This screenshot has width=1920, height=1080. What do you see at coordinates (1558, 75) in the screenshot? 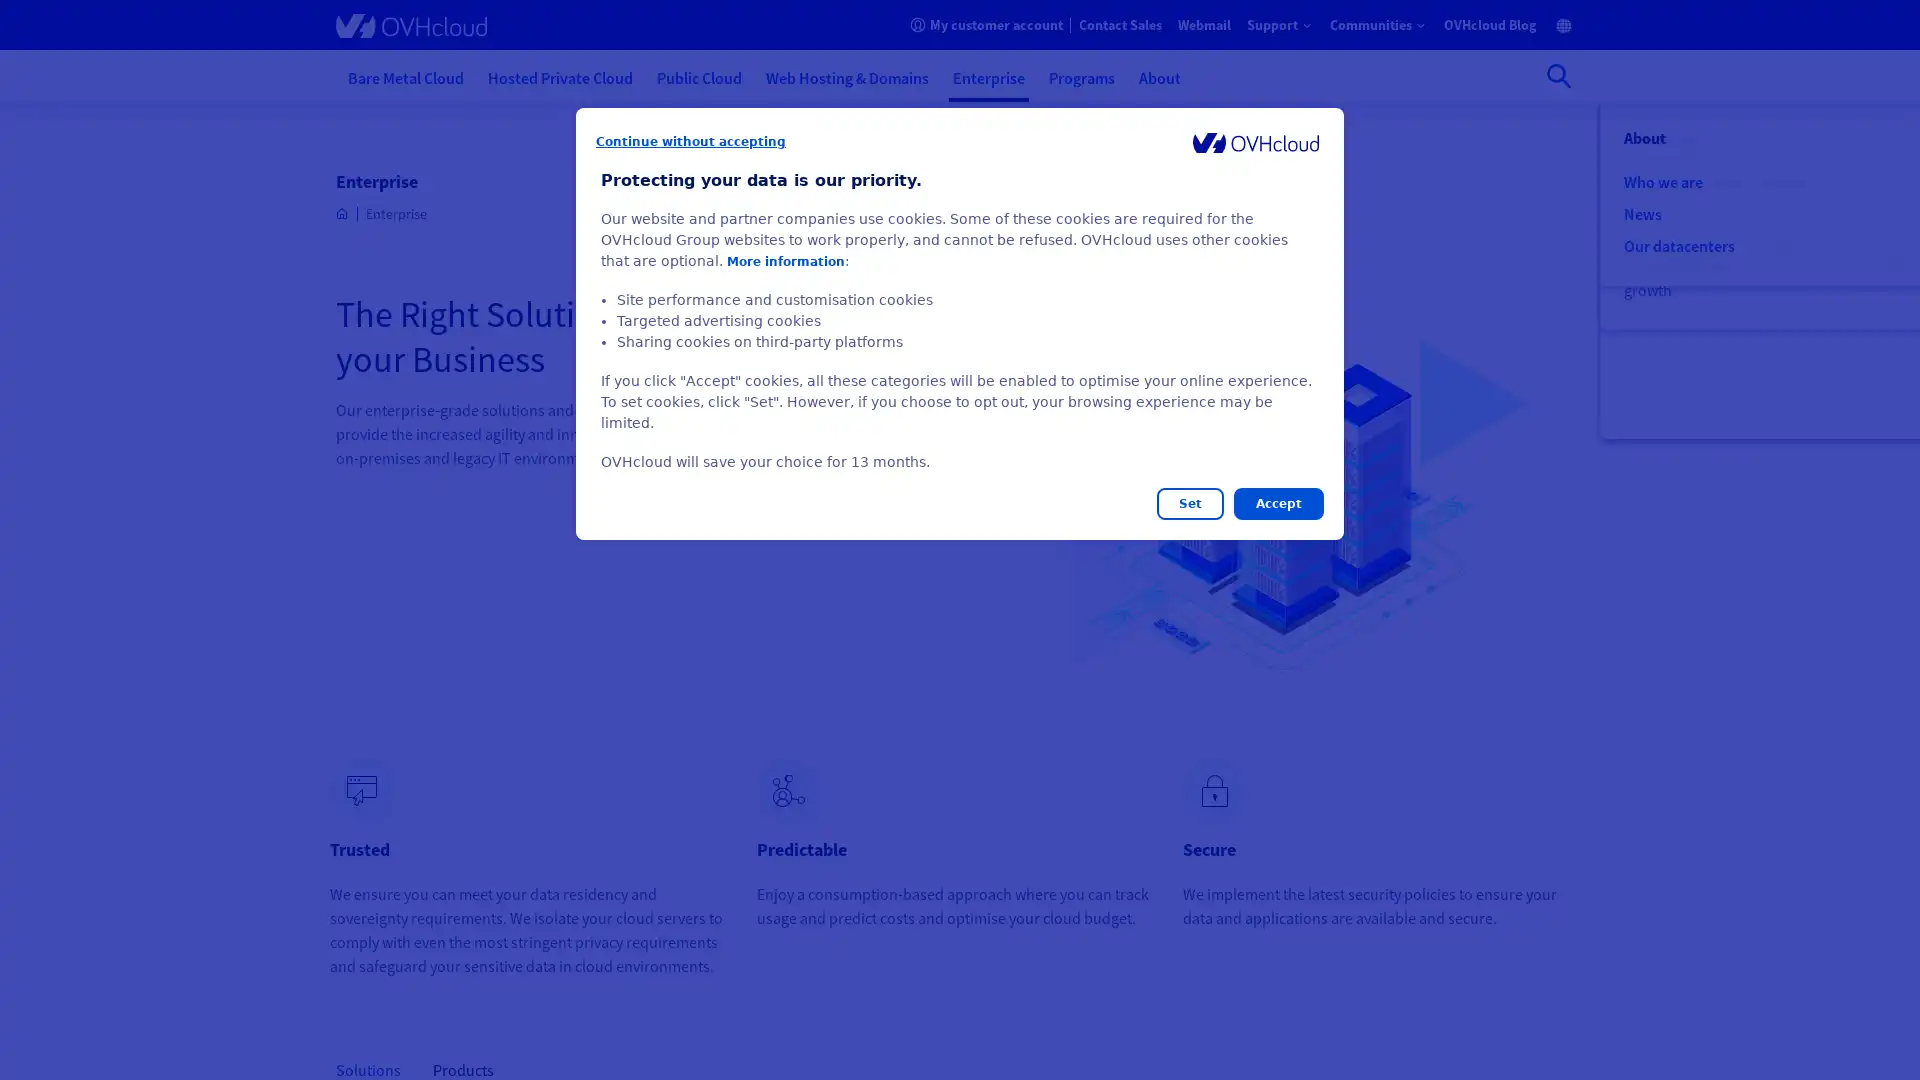
I see `Open search bar` at bounding box center [1558, 75].